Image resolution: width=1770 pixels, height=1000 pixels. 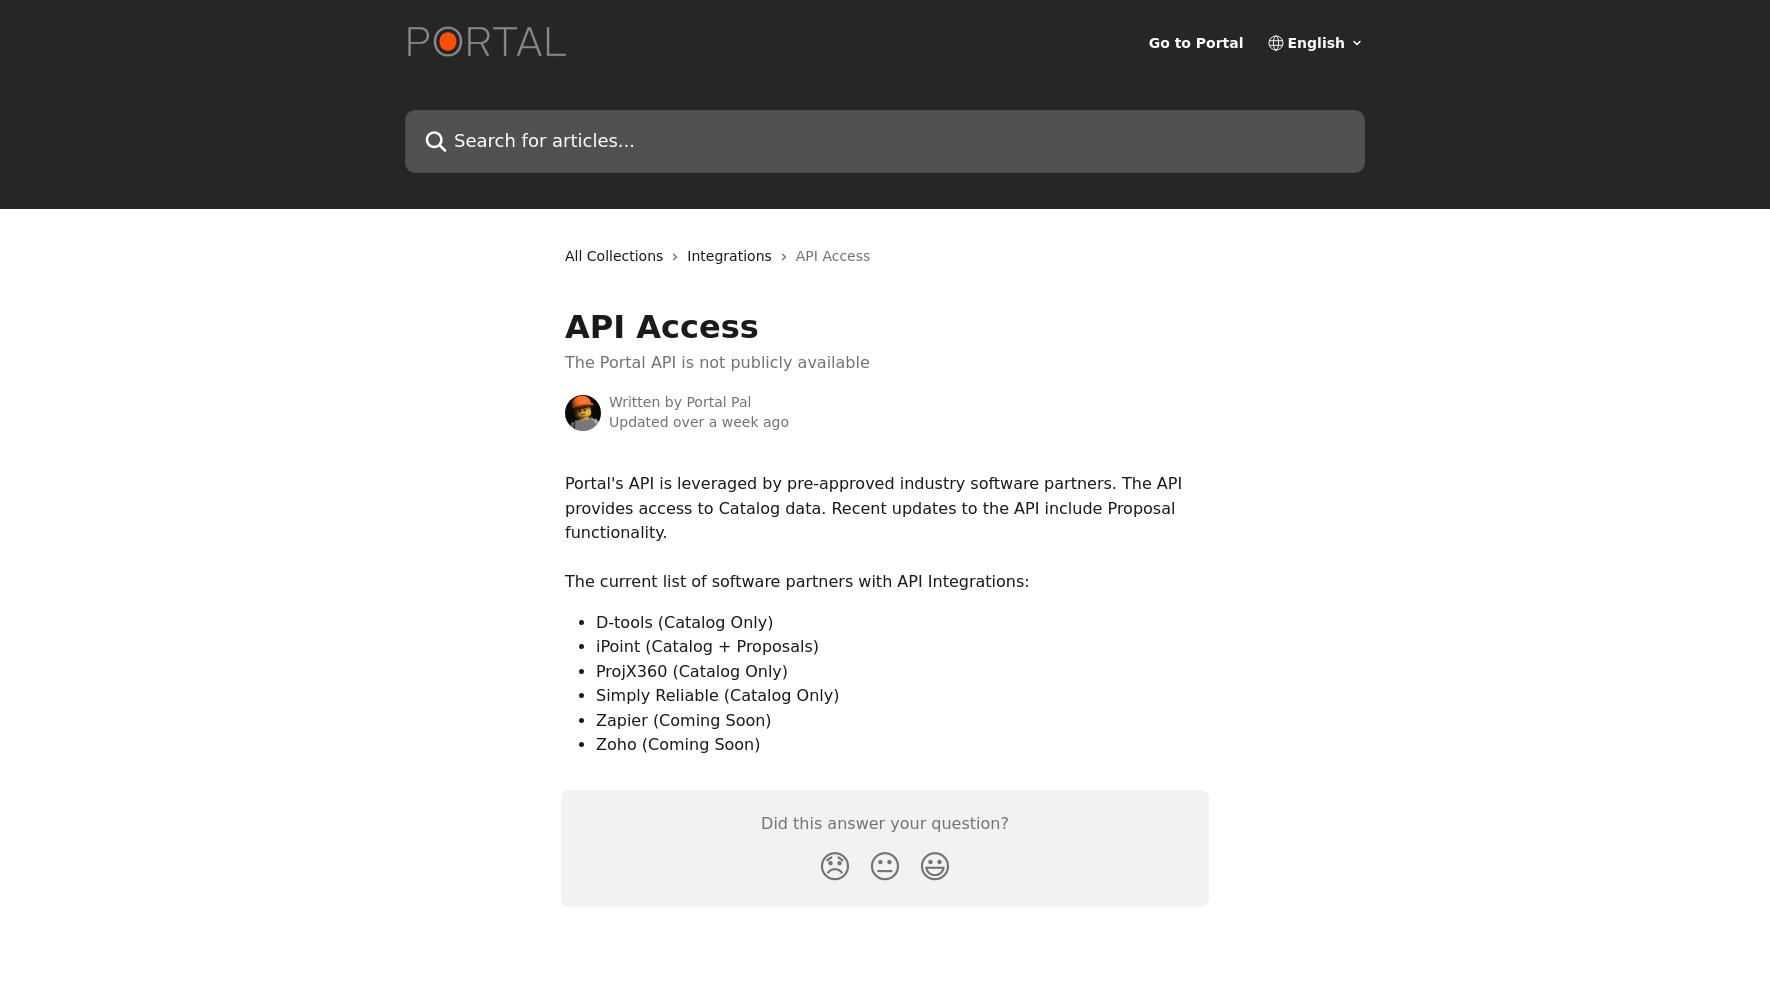 I want to click on 'The Portal API is not publicly available', so click(x=716, y=361).